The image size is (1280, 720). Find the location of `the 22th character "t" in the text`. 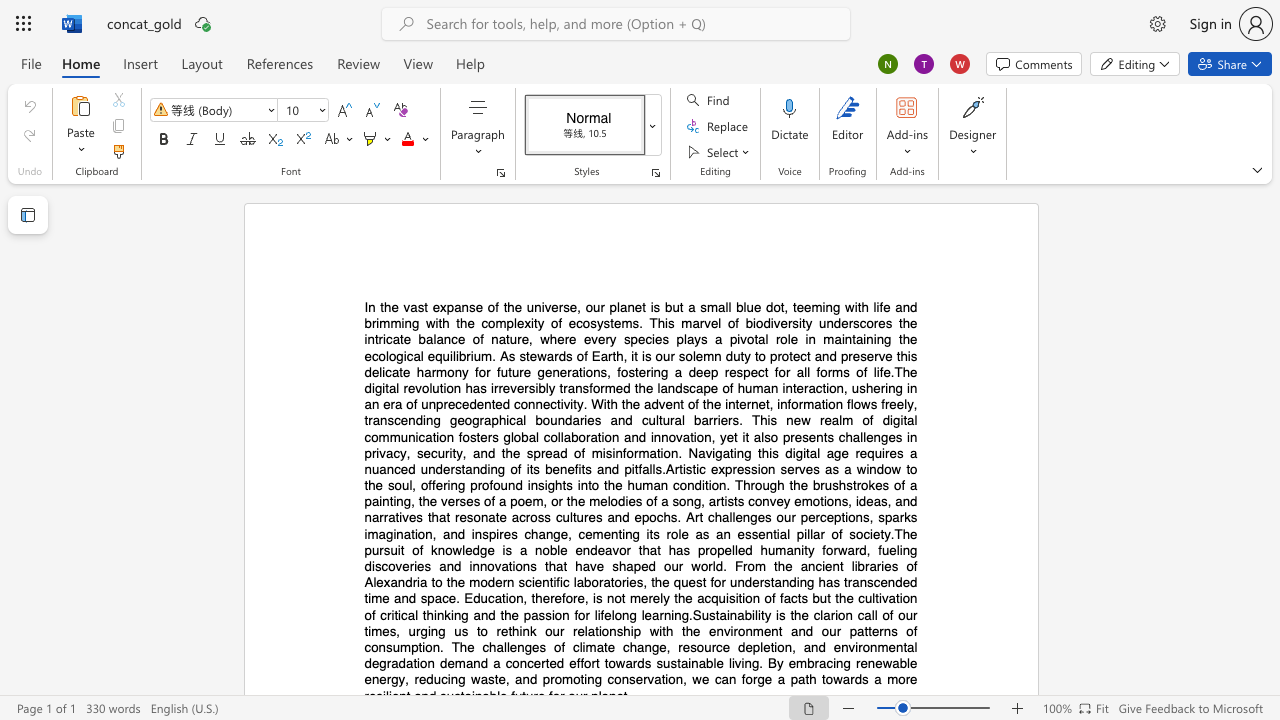

the 22th character "t" in the text is located at coordinates (412, 533).